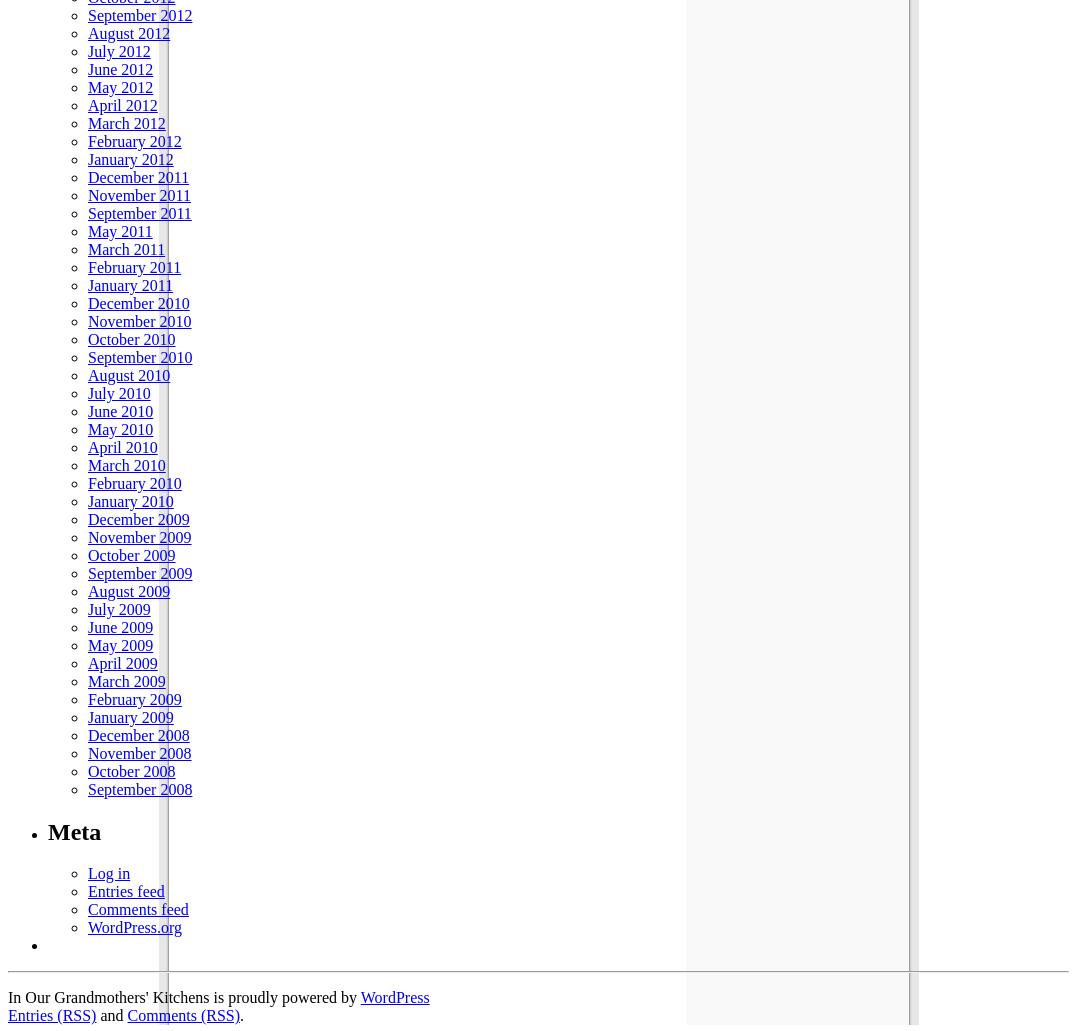 Image resolution: width=1077 pixels, height=1031 pixels. I want to click on 'July 2012', so click(118, 50).